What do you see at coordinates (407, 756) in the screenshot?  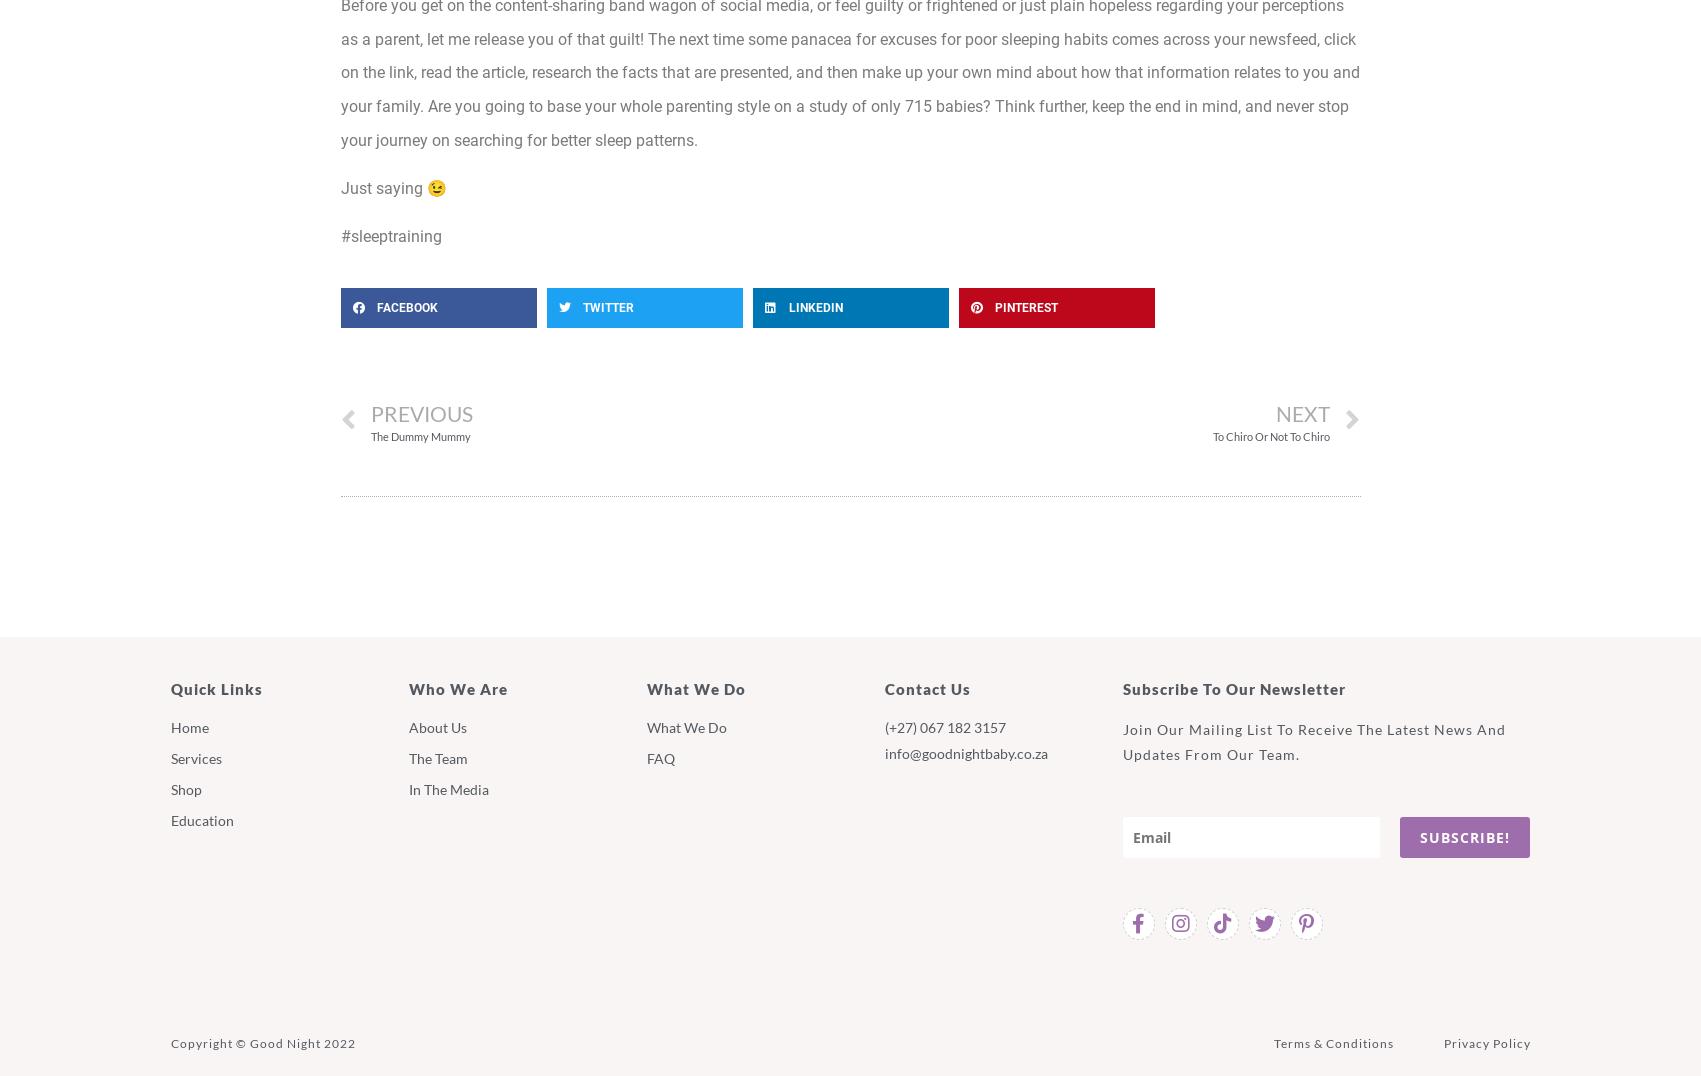 I see `'The Team'` at bounding box center [407, 756].